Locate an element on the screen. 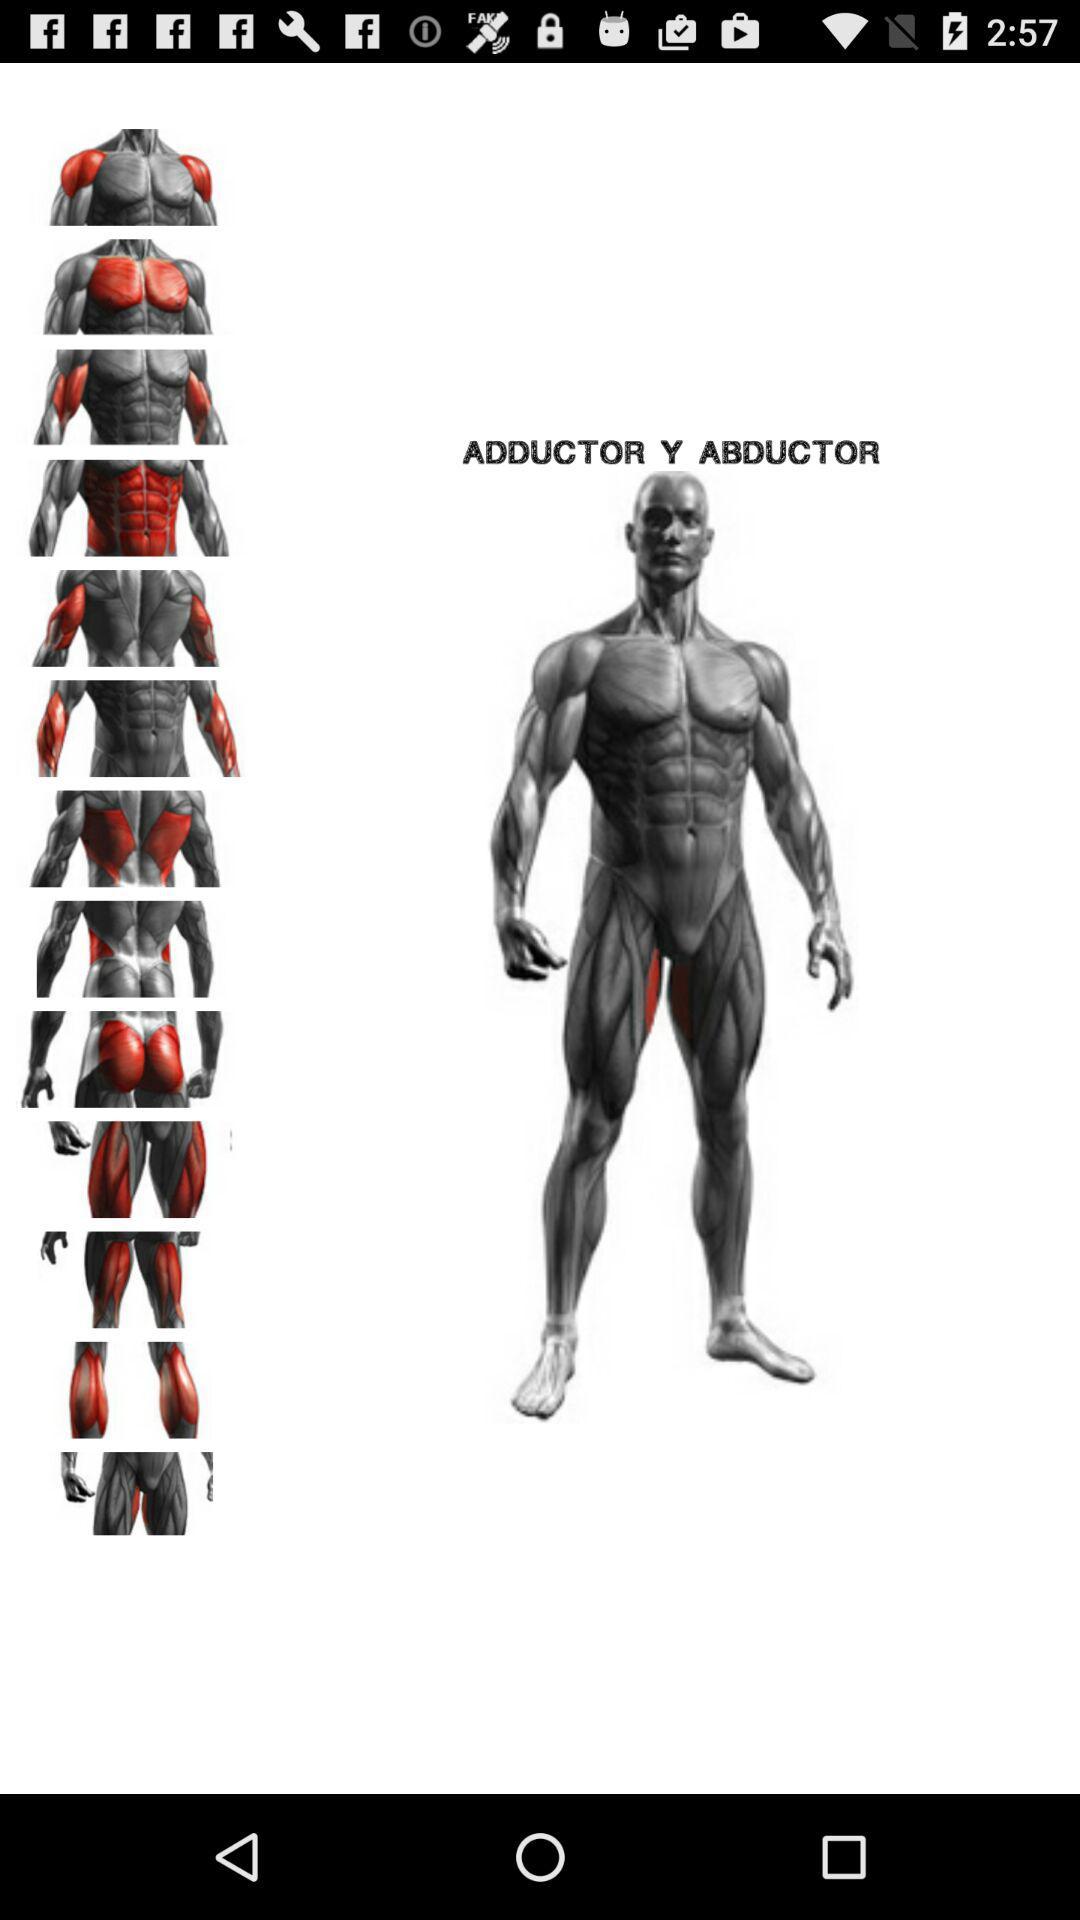 The image size is (1080, 1920). muscle is located at coordinates (131, 170).